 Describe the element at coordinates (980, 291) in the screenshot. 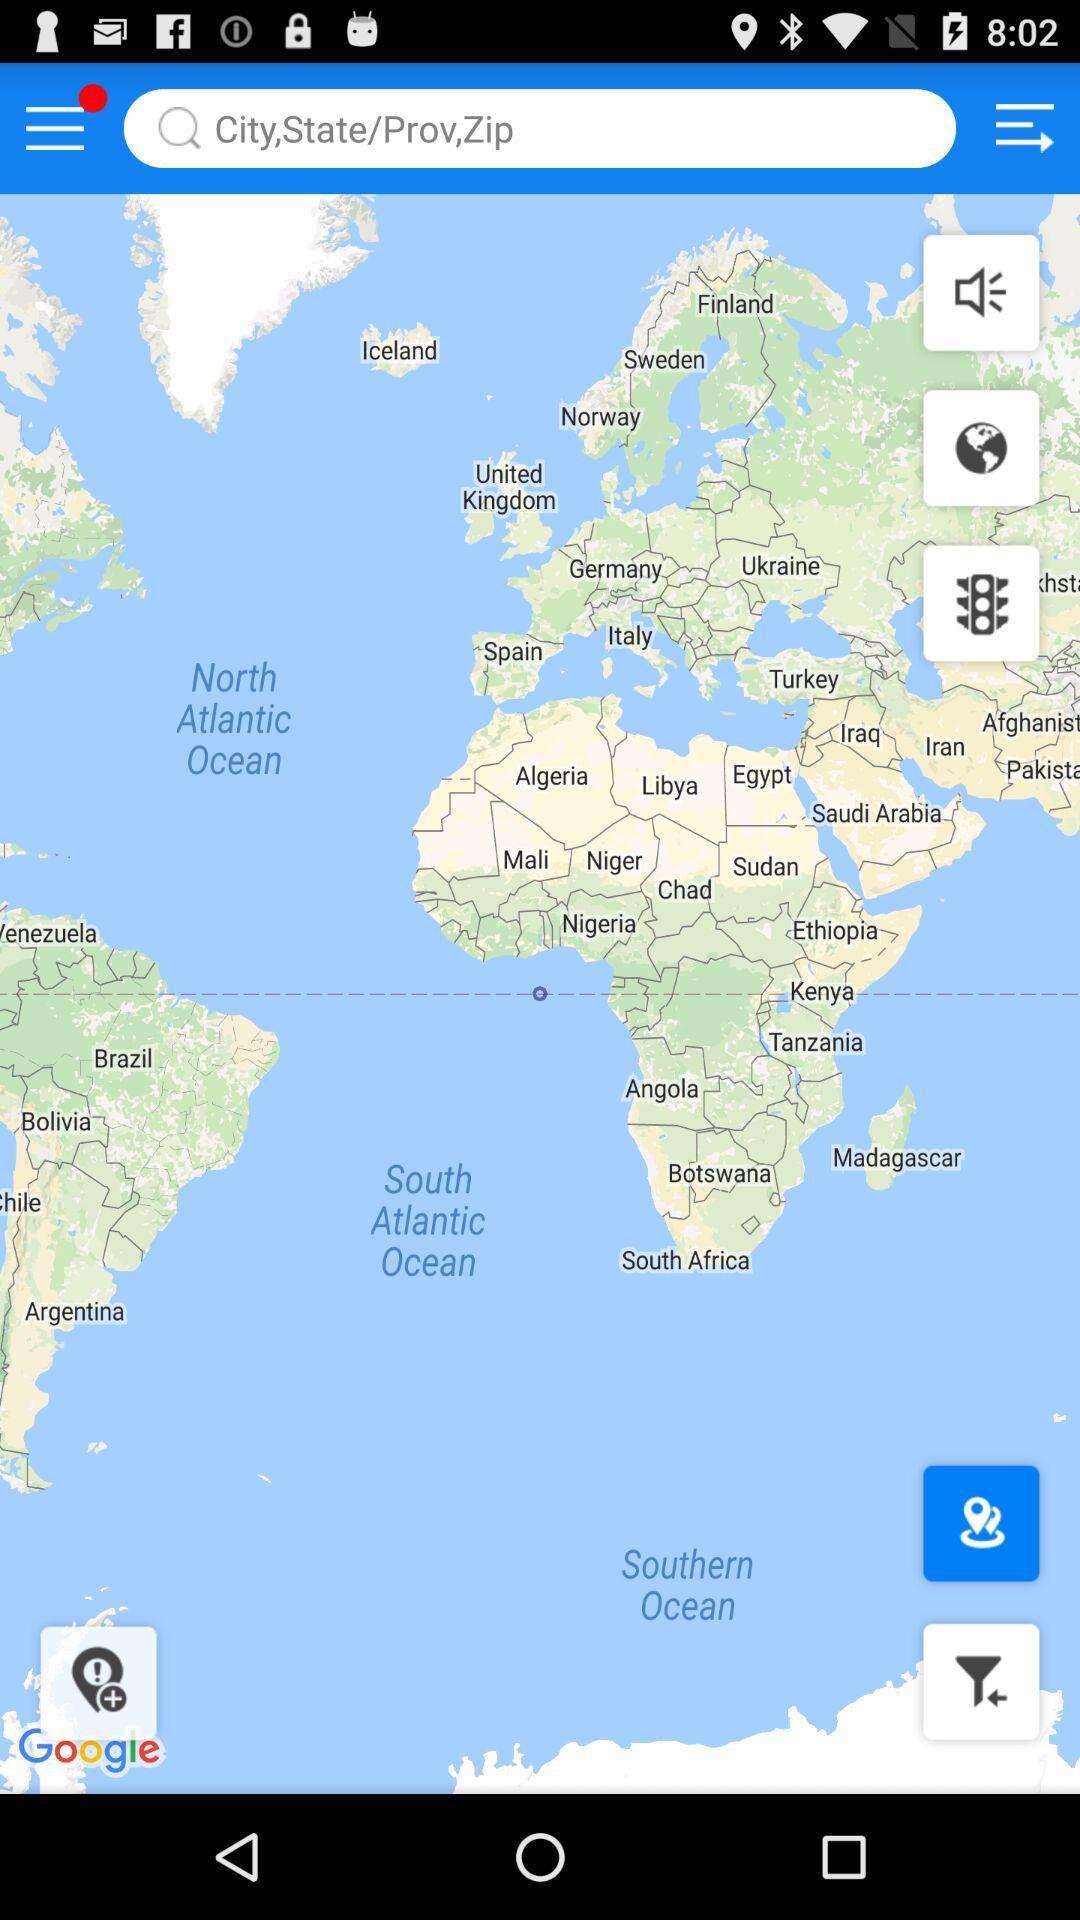

I see `adjust volume` at that location.